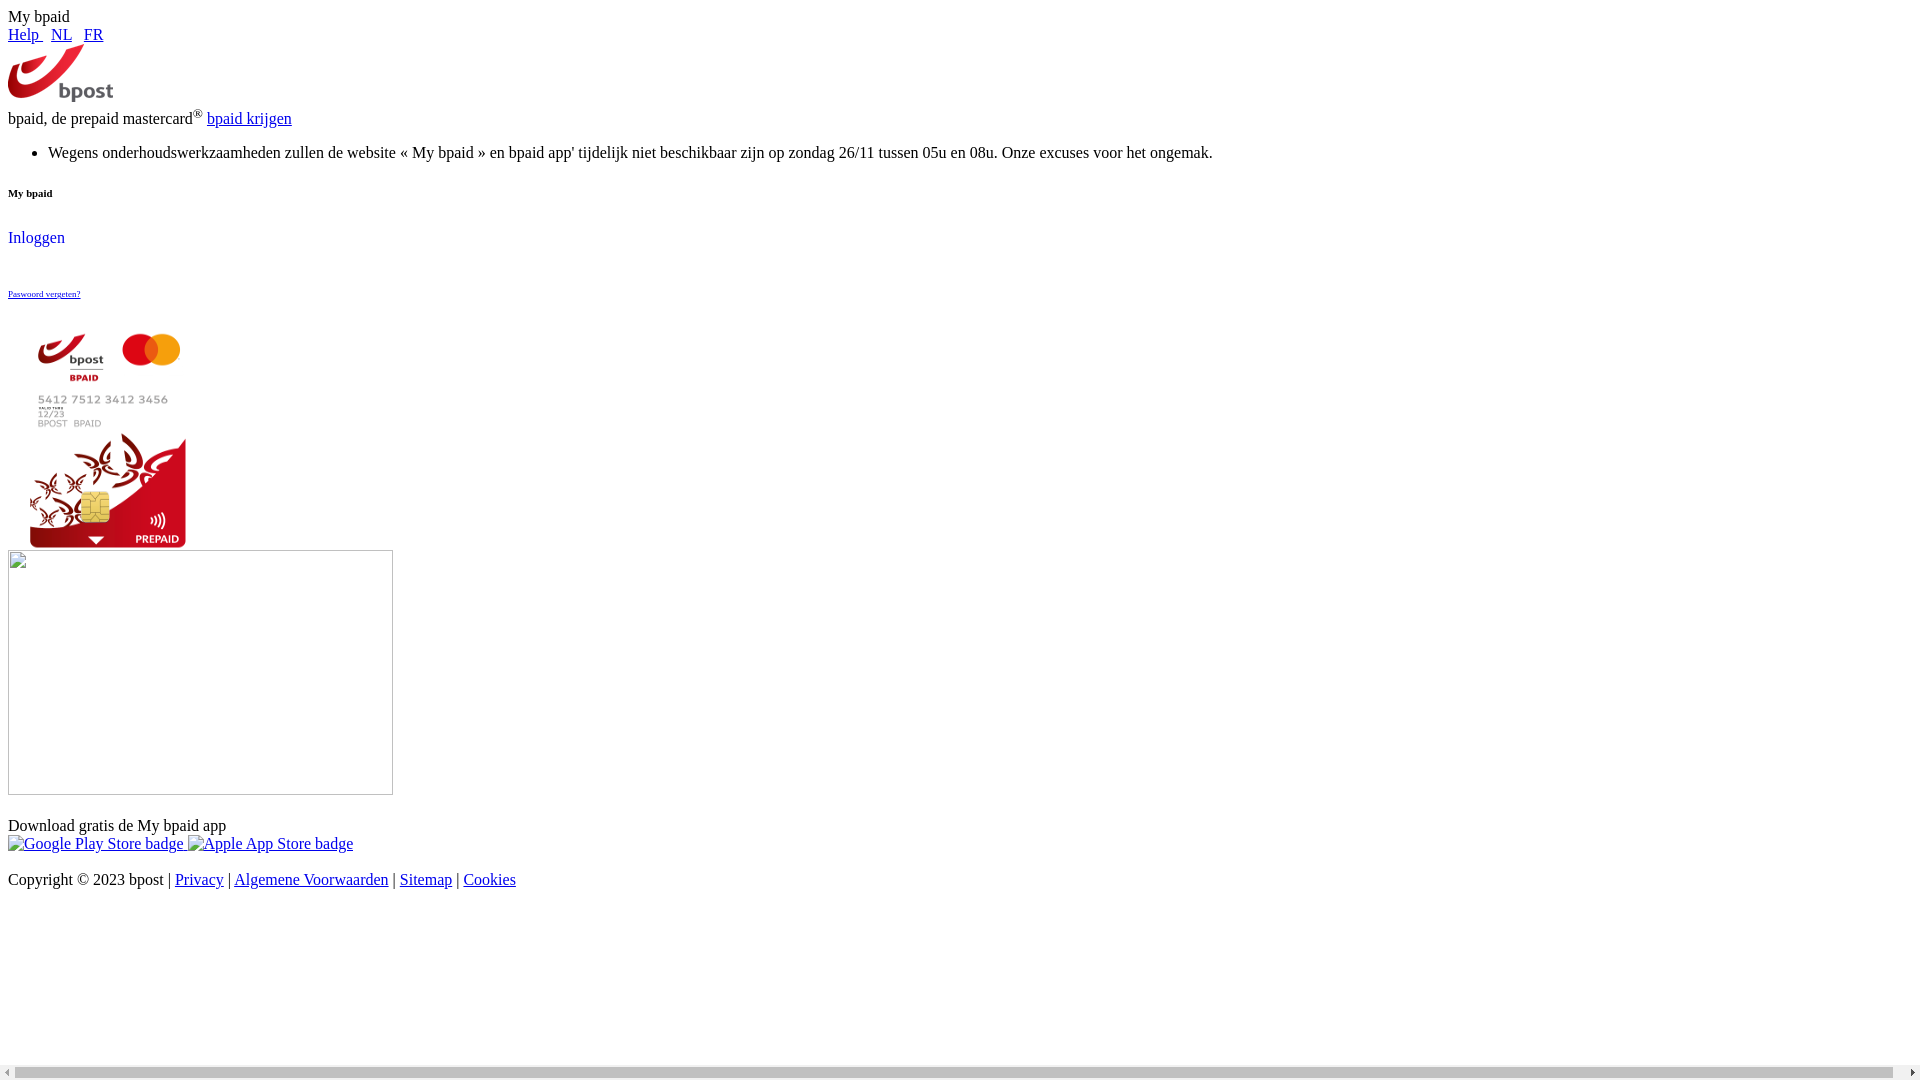  Describe the element at coordinates (248, 118) in the screenshot. I see `'bpaid krijgen'` at that location.